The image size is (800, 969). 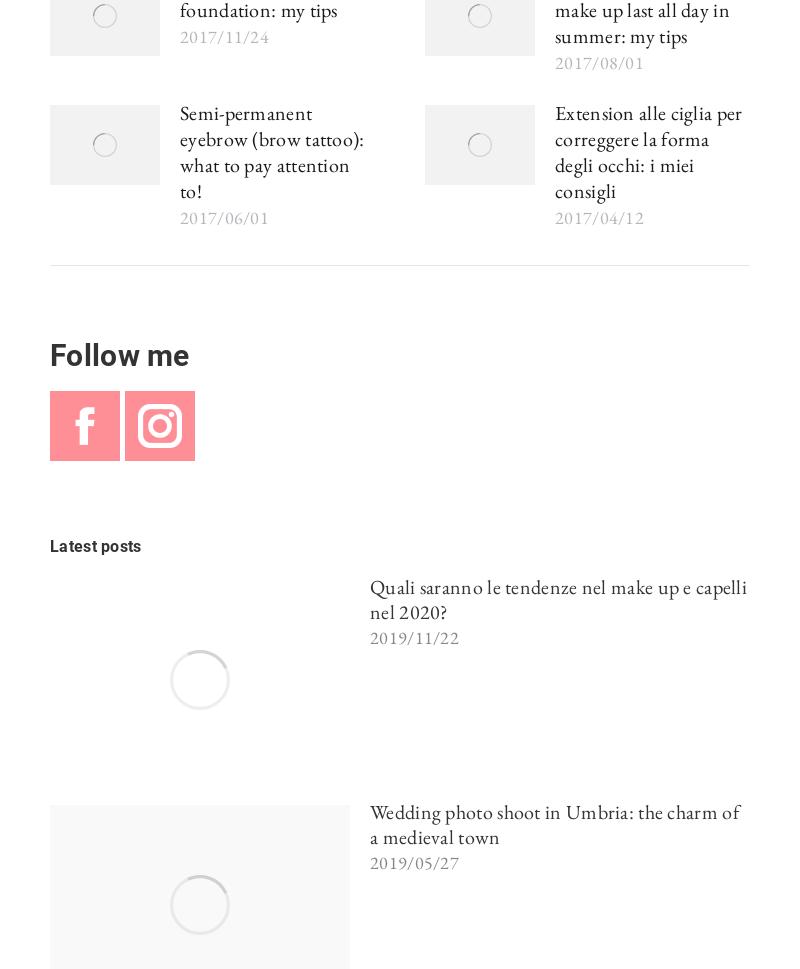 I want to click on '2019/11/22', so click(x=369, y=637).